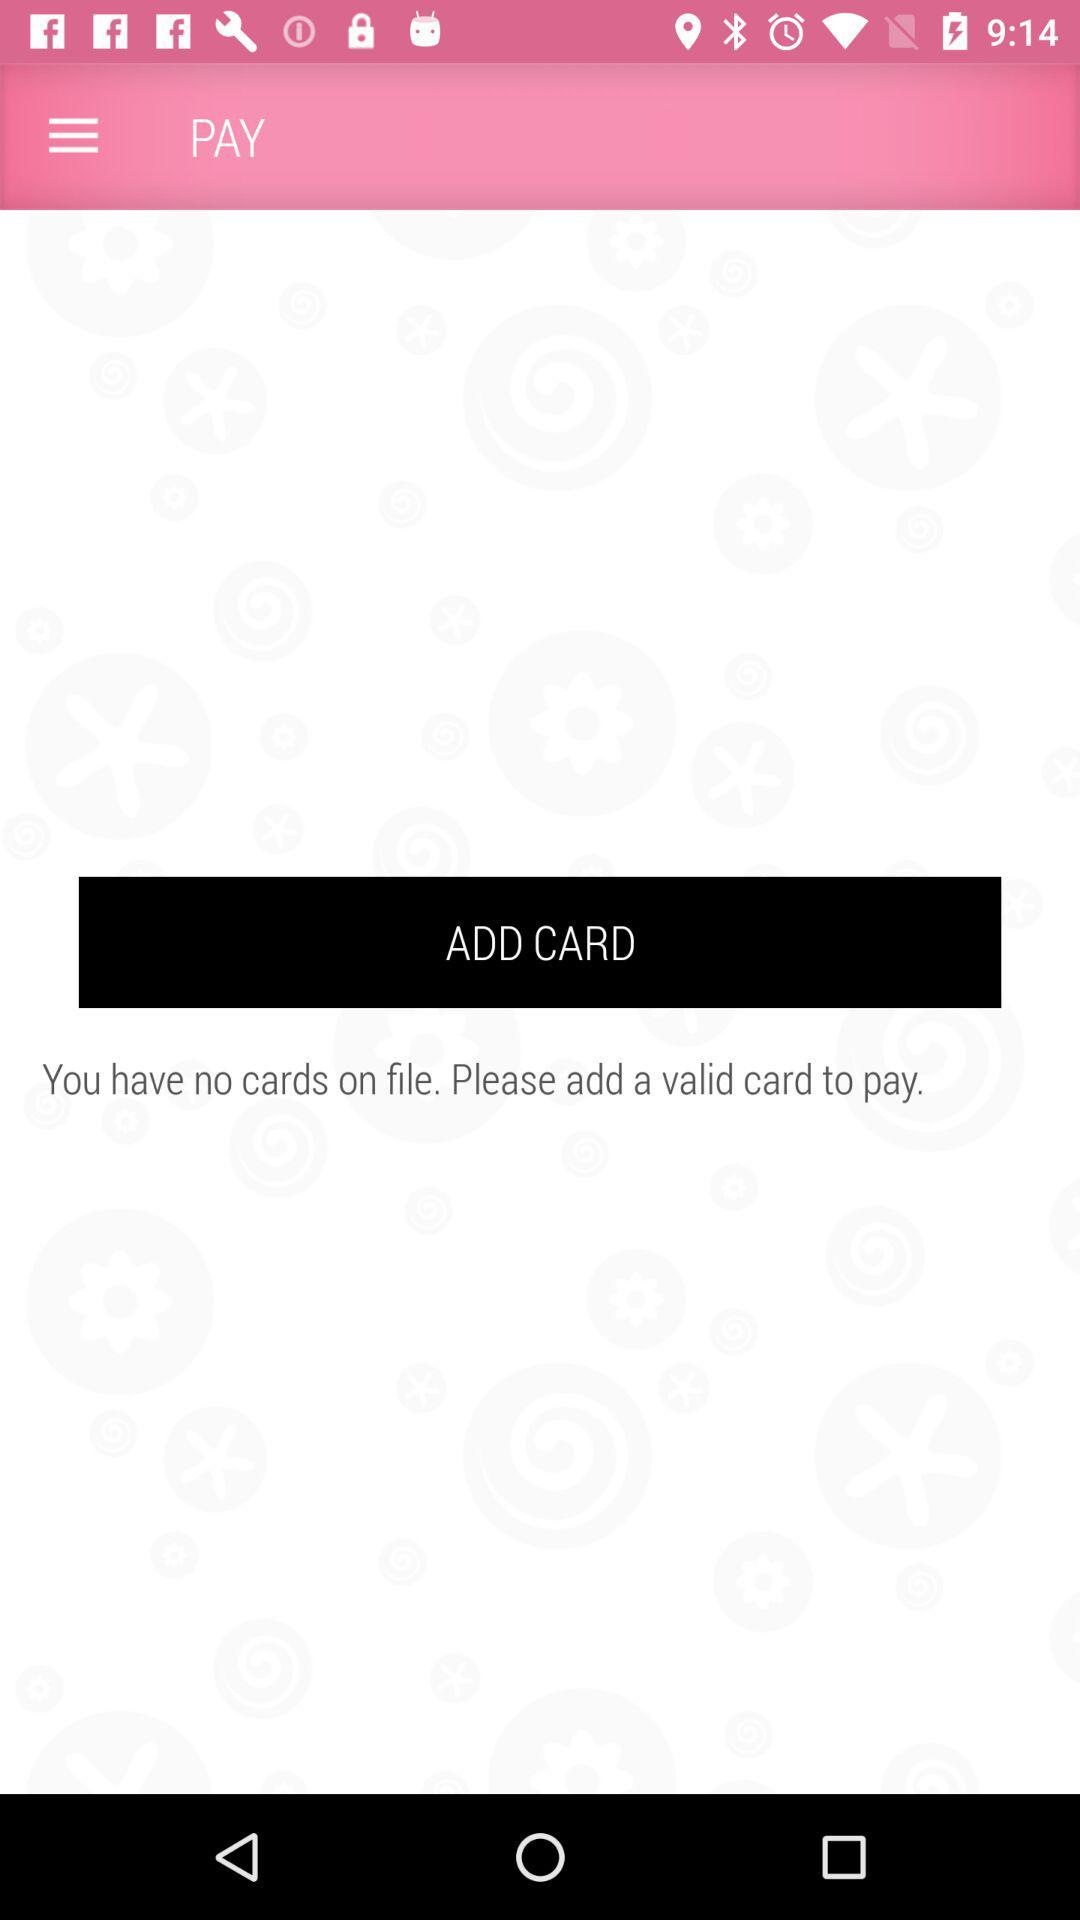  What do you see at coordinates (72, 135) in the screenshot?
I see `the item next to the pay` at bounding box center [72, 135].